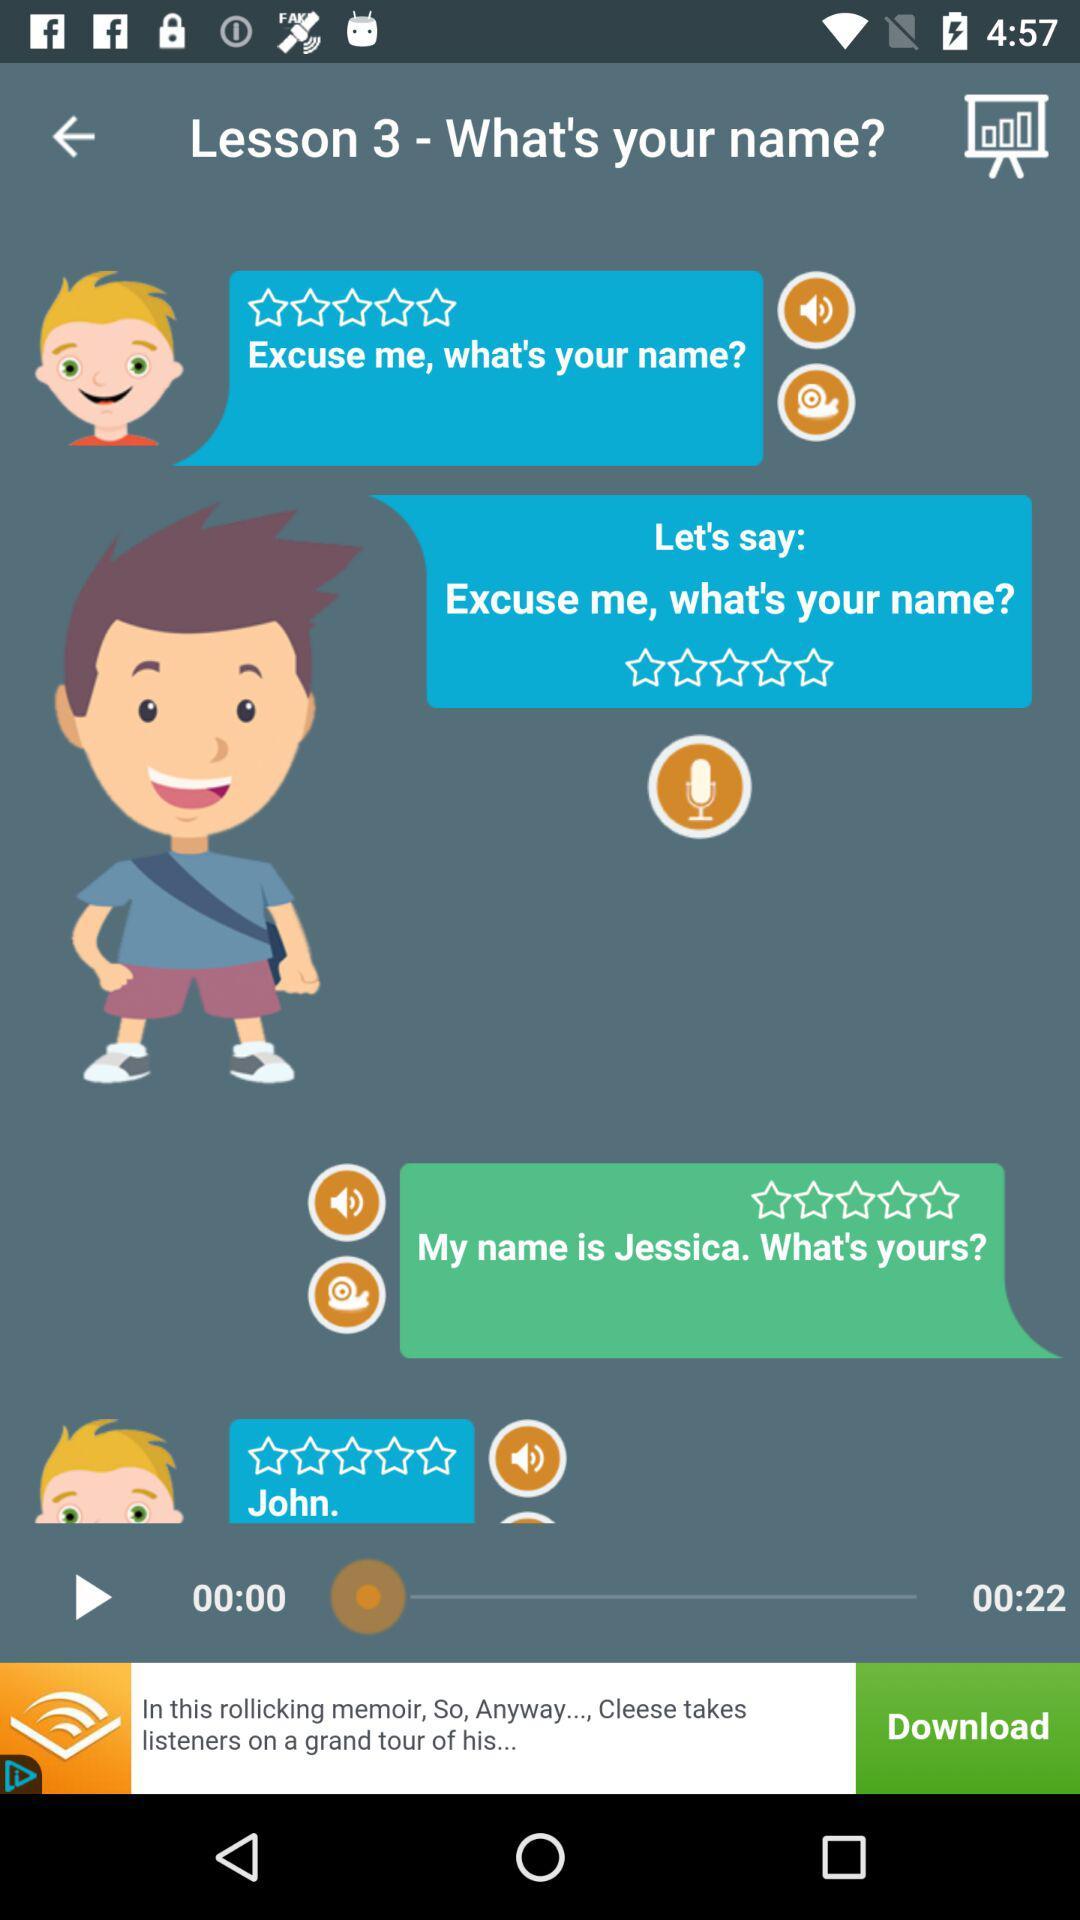 The height and width of the screenshot is (1920, 1080). I want to click on the play icon, so click(88, 1596).